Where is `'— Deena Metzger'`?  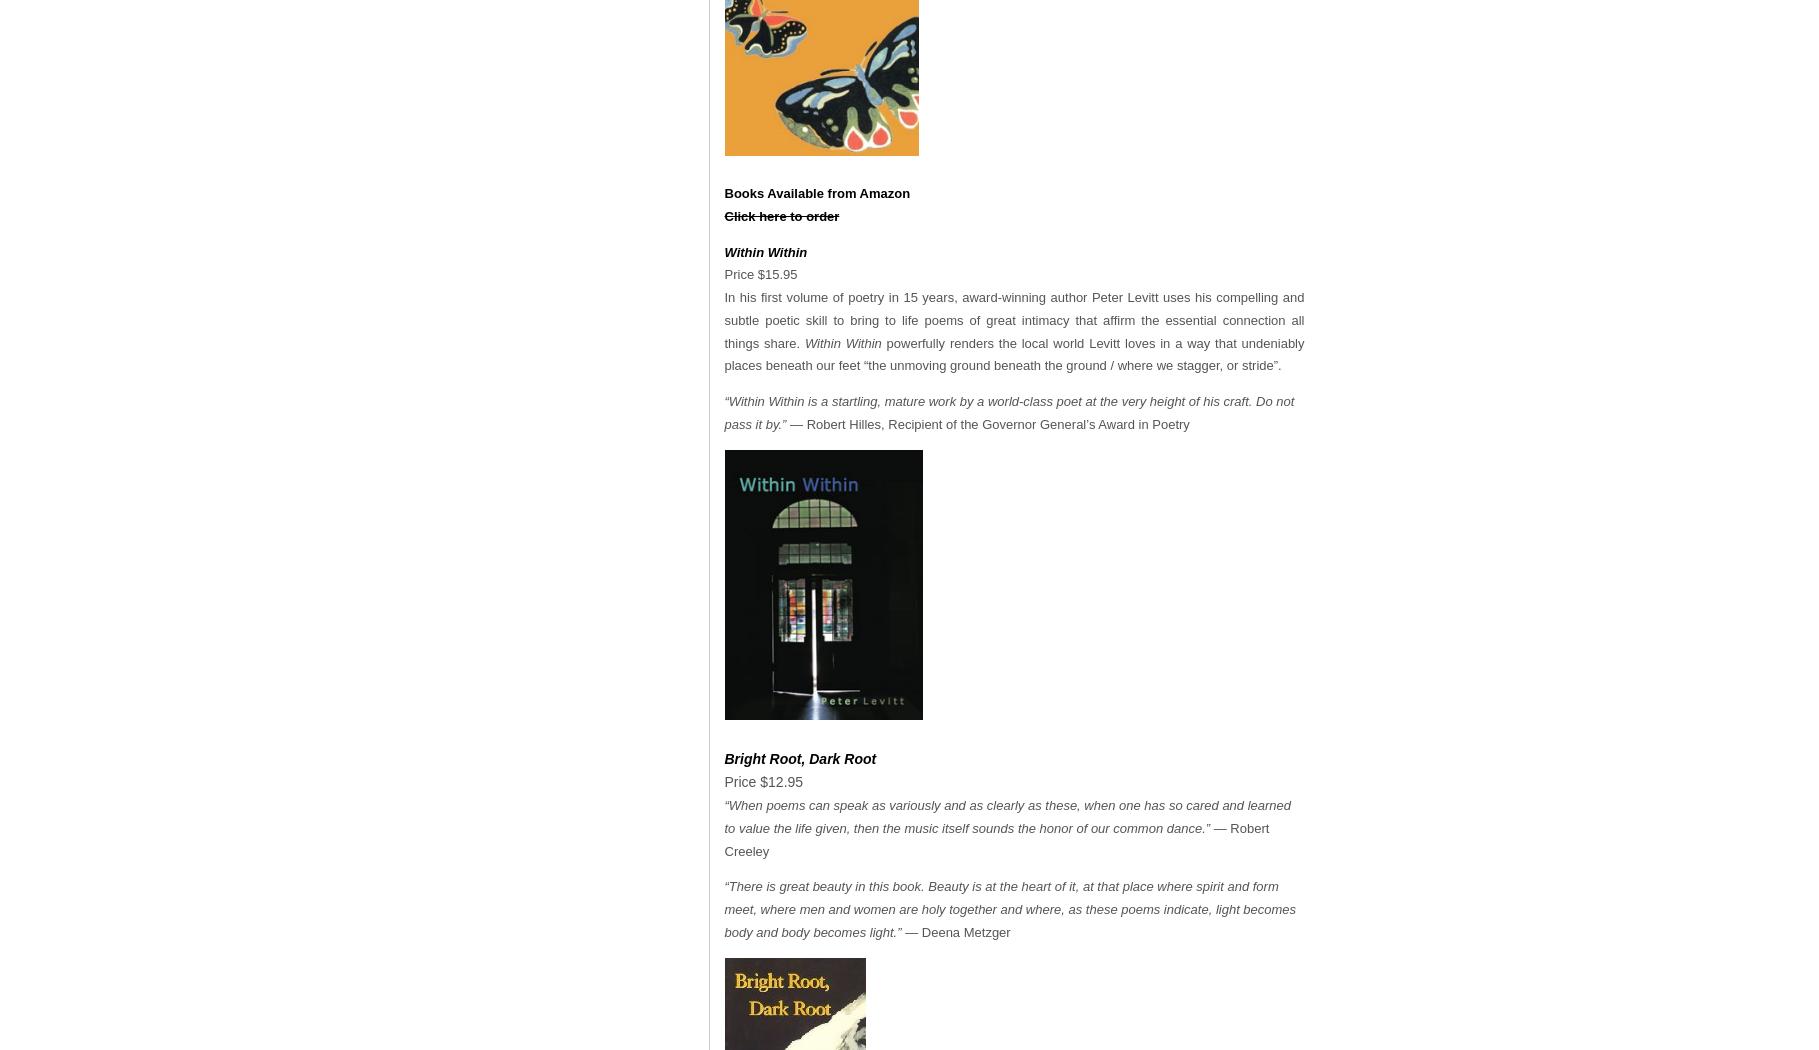
'— Deena Metzger' is located at coordinates (954, 931).